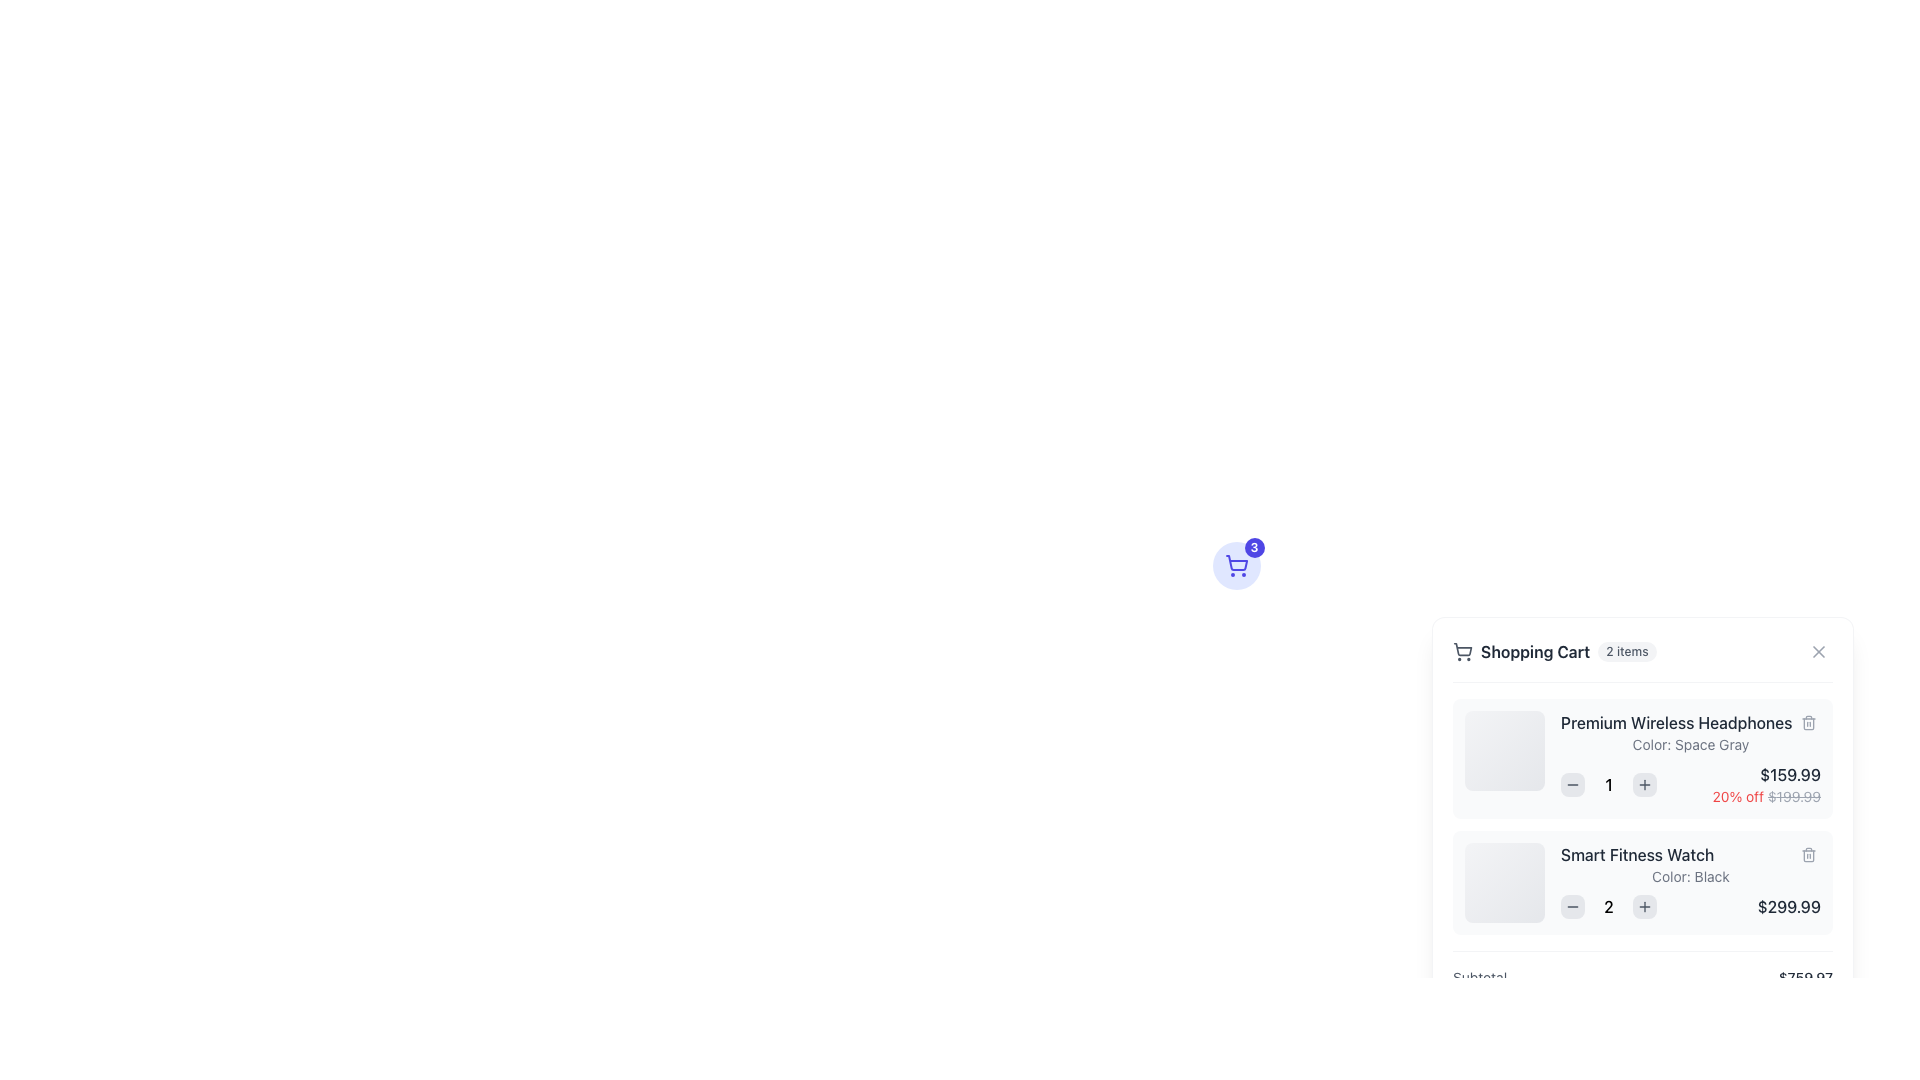 The image size is (1920, 1080). I want to click on text of the 'Premium Wireless Headphones' label located at the top of the first item listing in the shopping cart overlay, positioned to the right of the product's image placeholder, so click(1689, 722).